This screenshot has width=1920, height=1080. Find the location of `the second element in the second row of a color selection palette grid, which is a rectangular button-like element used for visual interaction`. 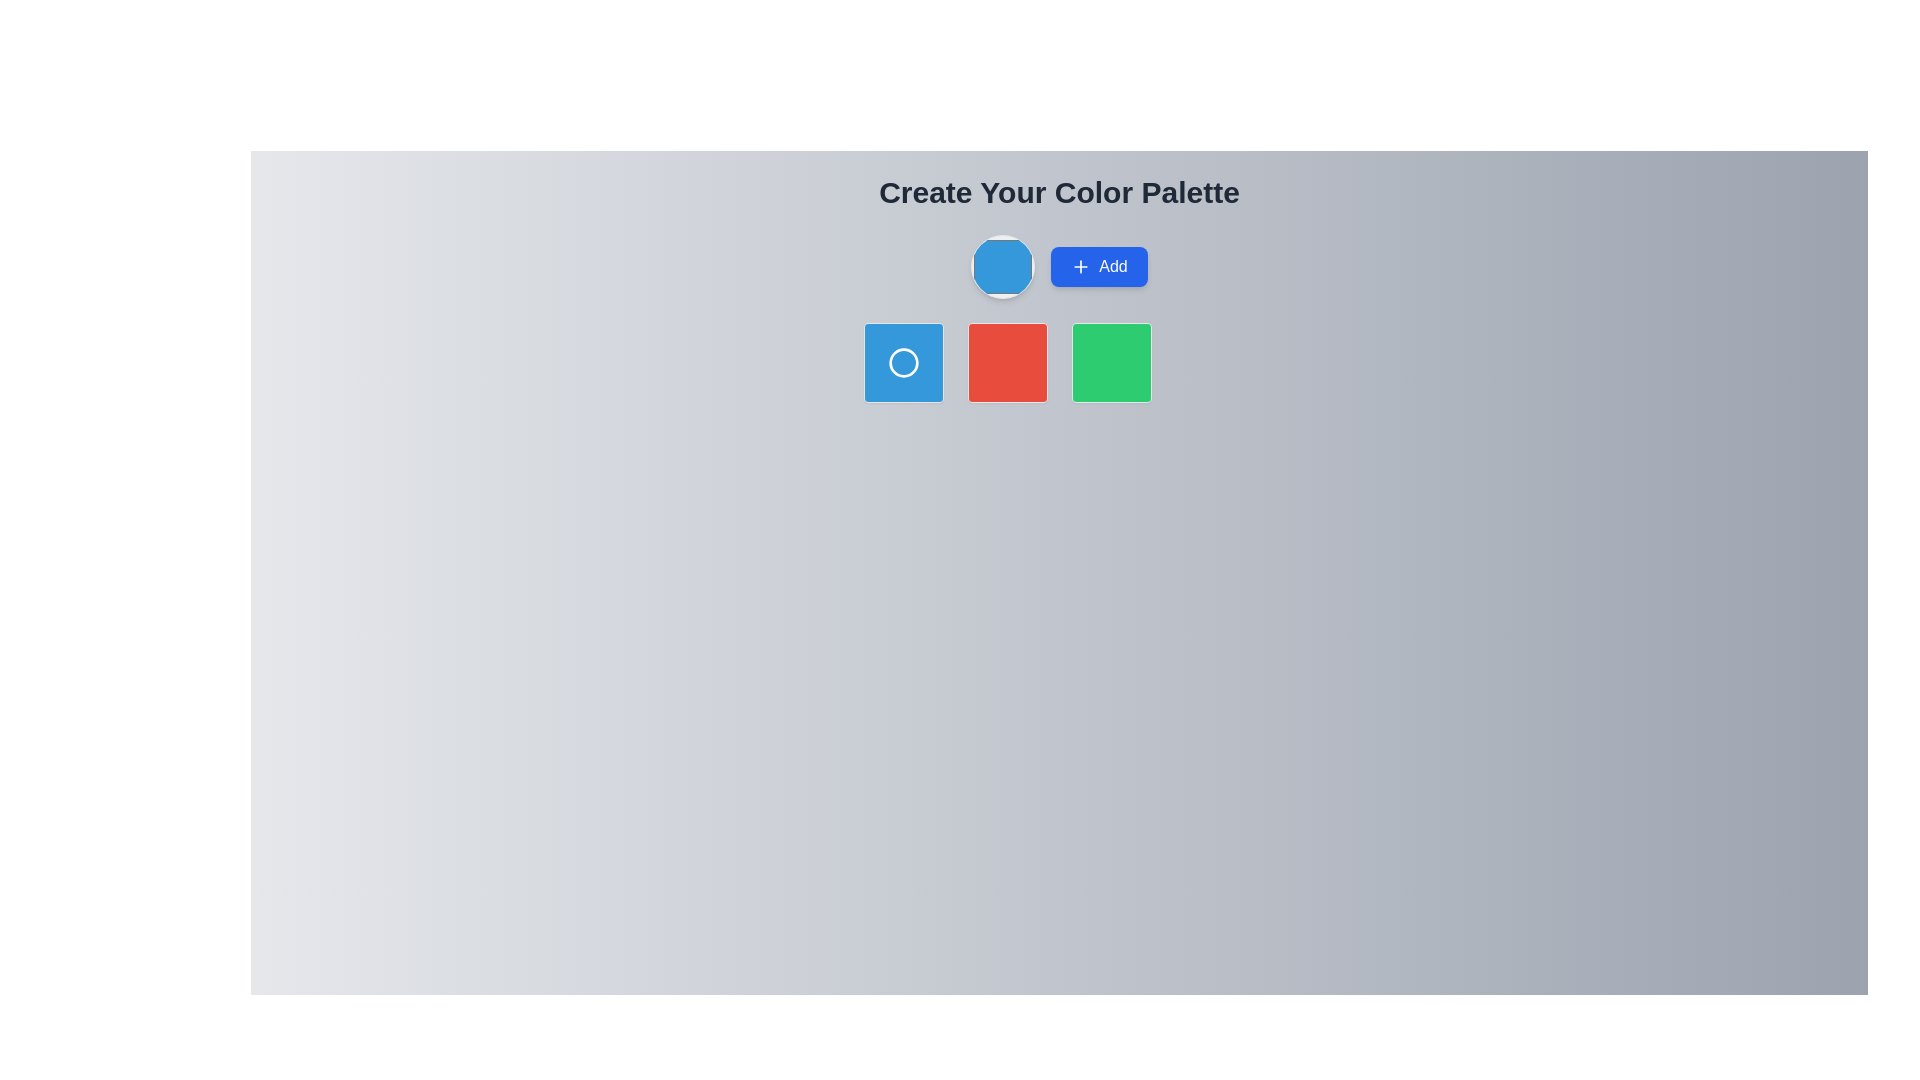

the second element in the second row of a color selection palette grid, which is a rectangular button-like element used for visual interaction is located at coordinates (1007, 362).